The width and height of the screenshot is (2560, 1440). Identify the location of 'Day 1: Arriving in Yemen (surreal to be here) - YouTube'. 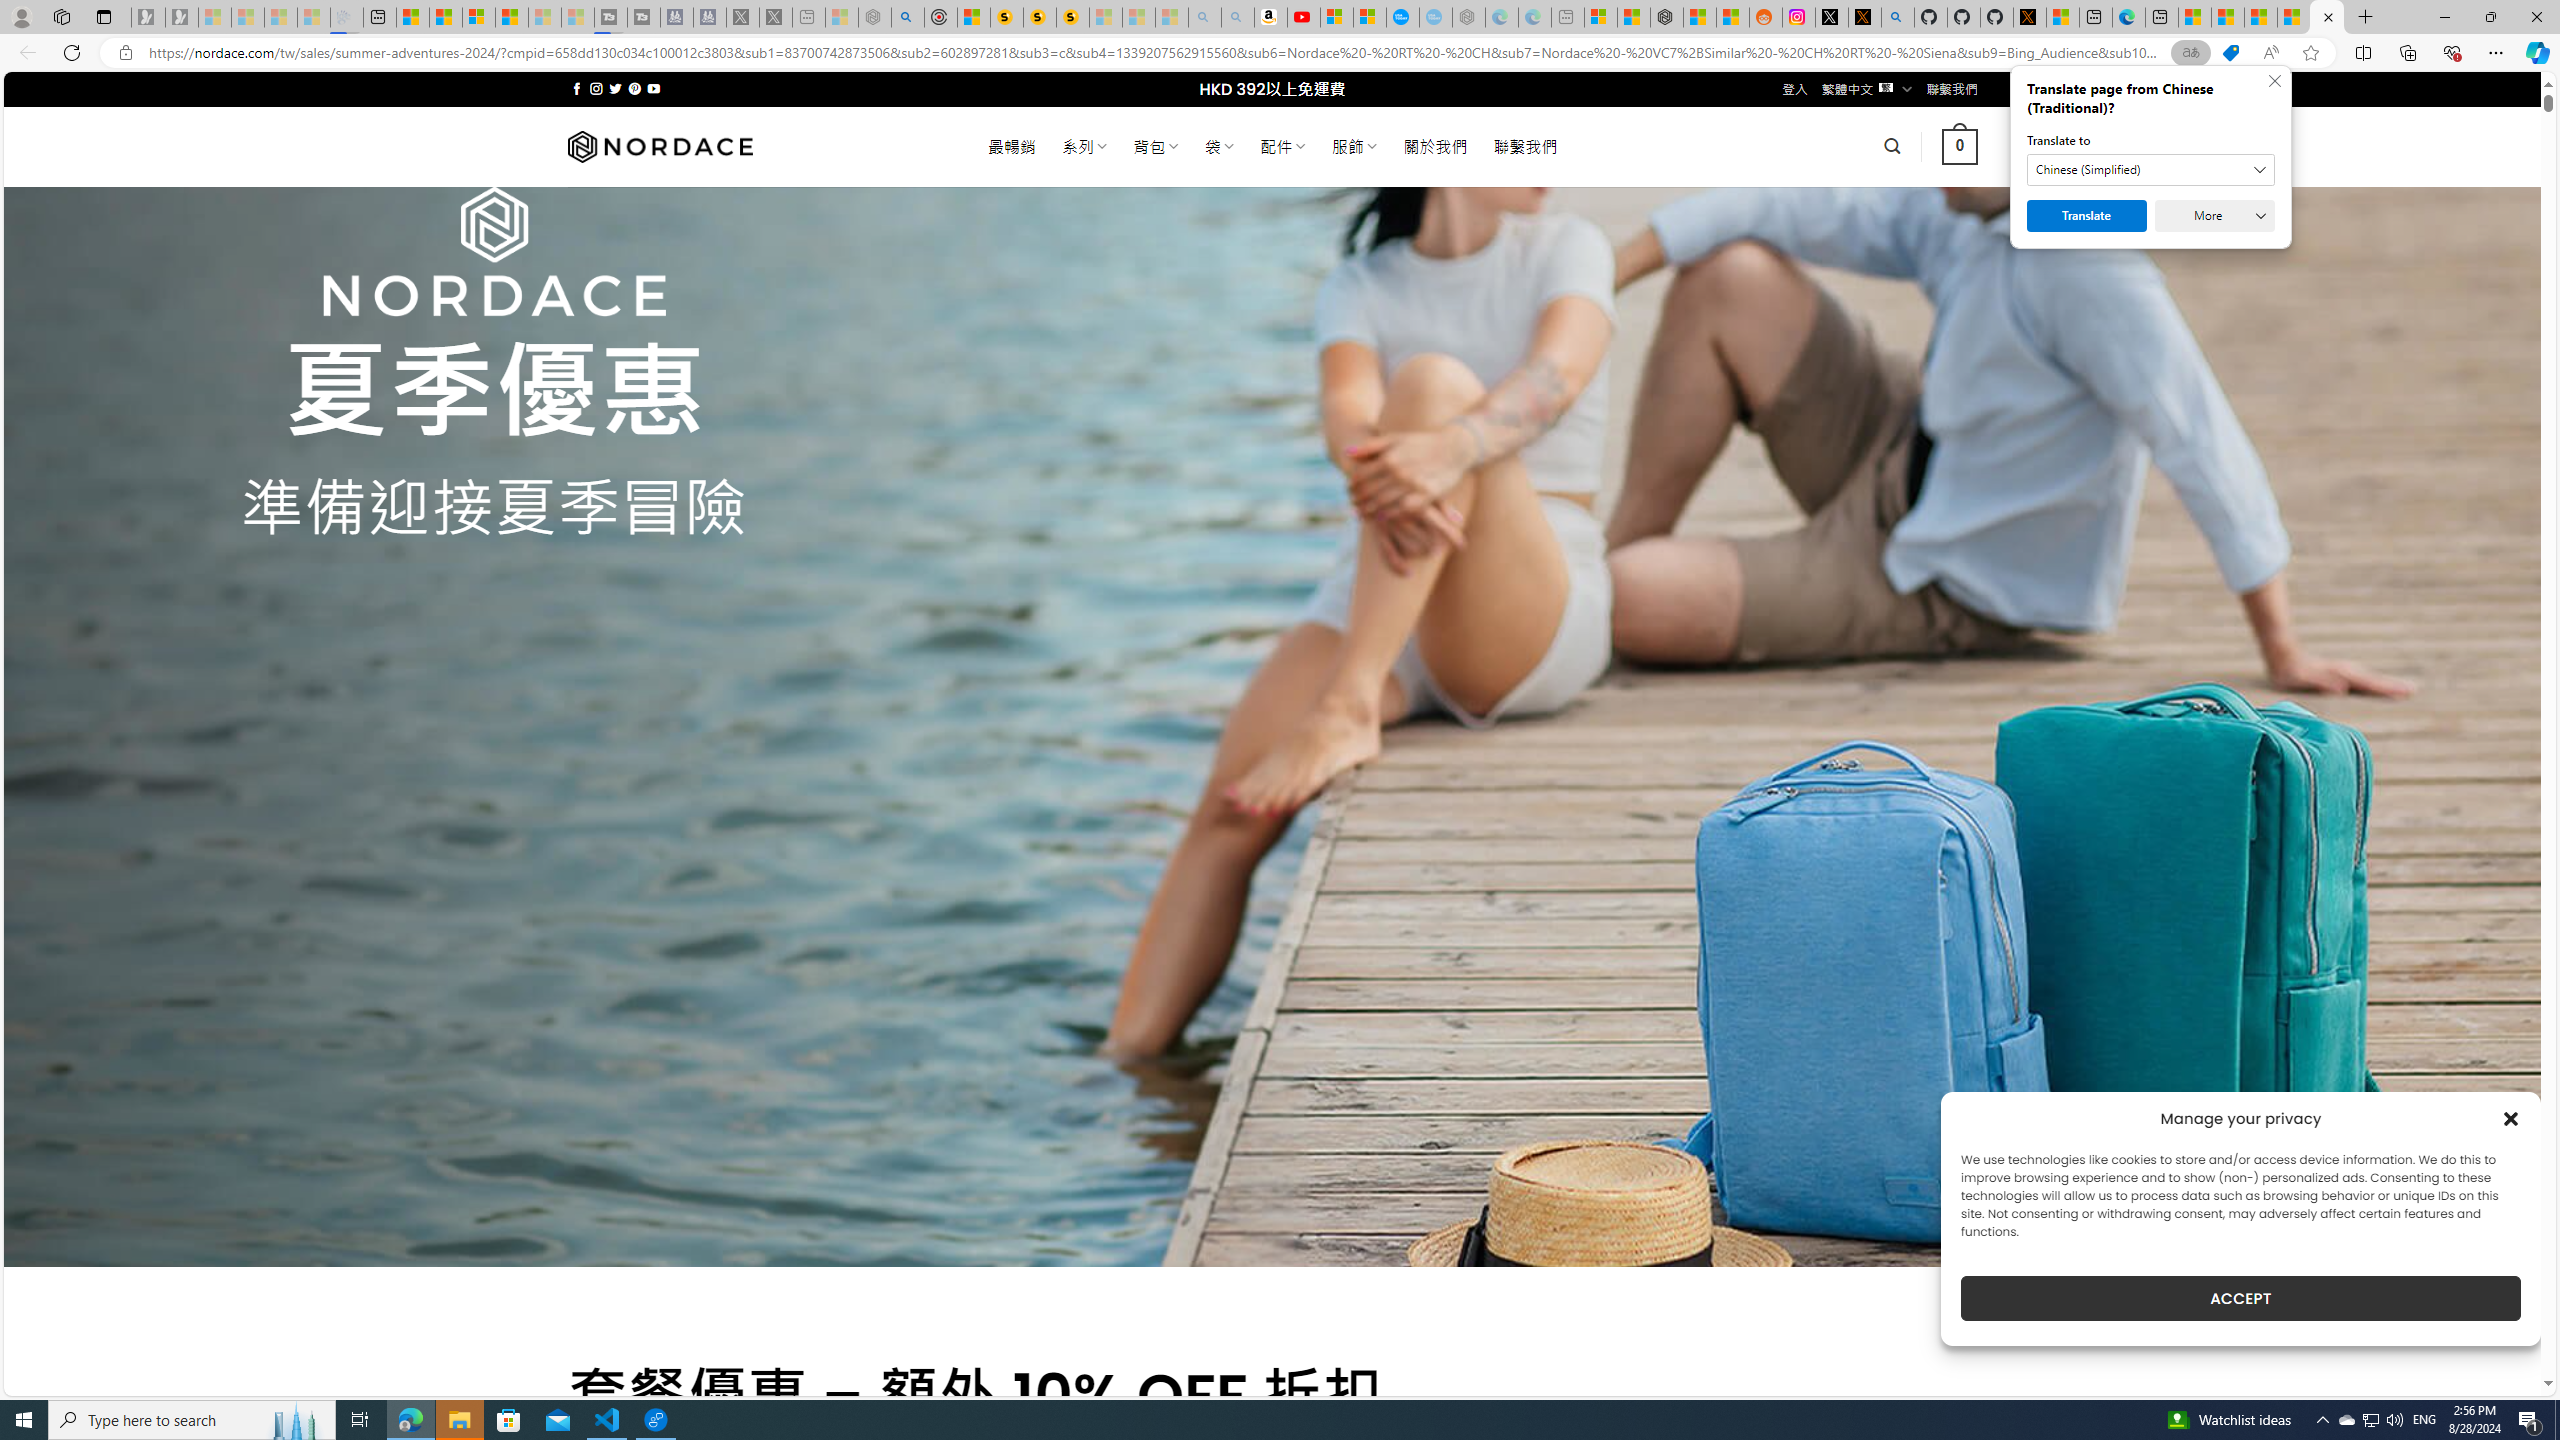
(1304, 16).